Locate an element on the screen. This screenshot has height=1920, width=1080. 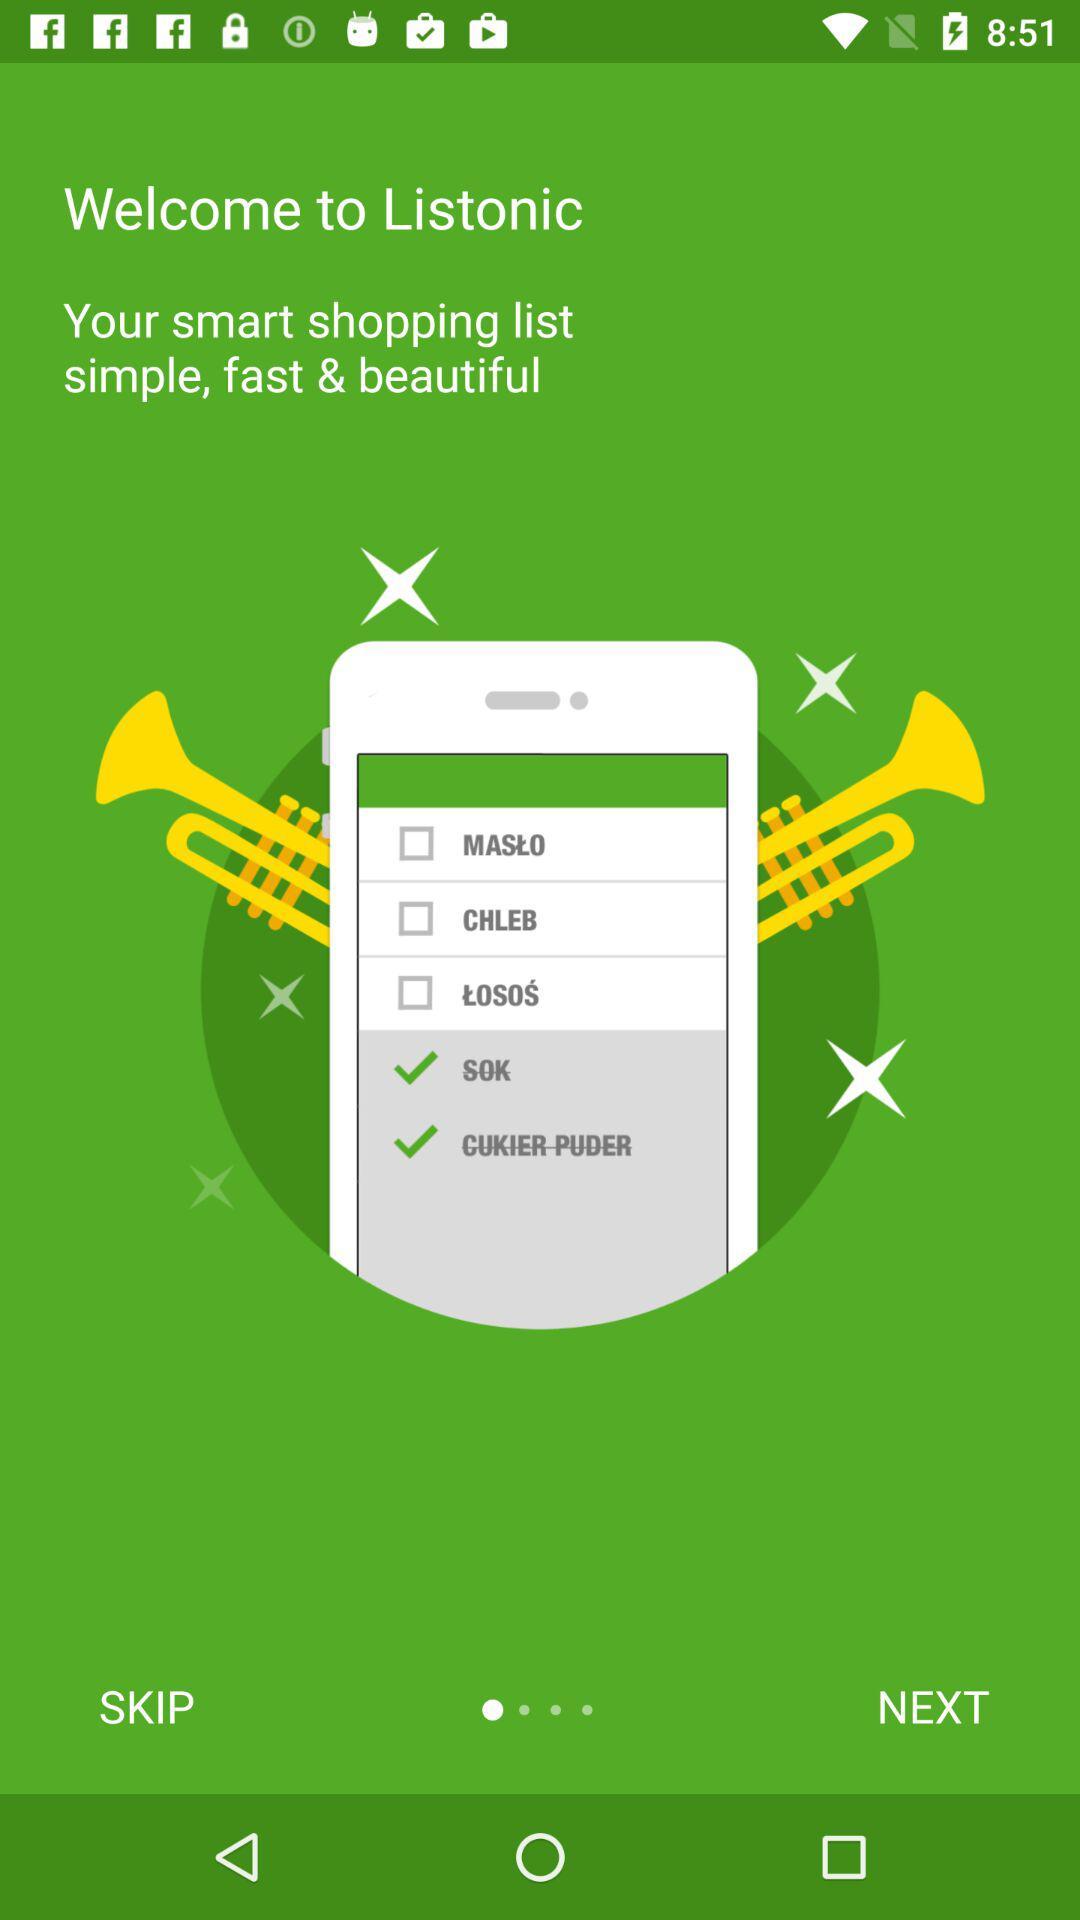
the item above skip item is located at coordinates (540, 937).